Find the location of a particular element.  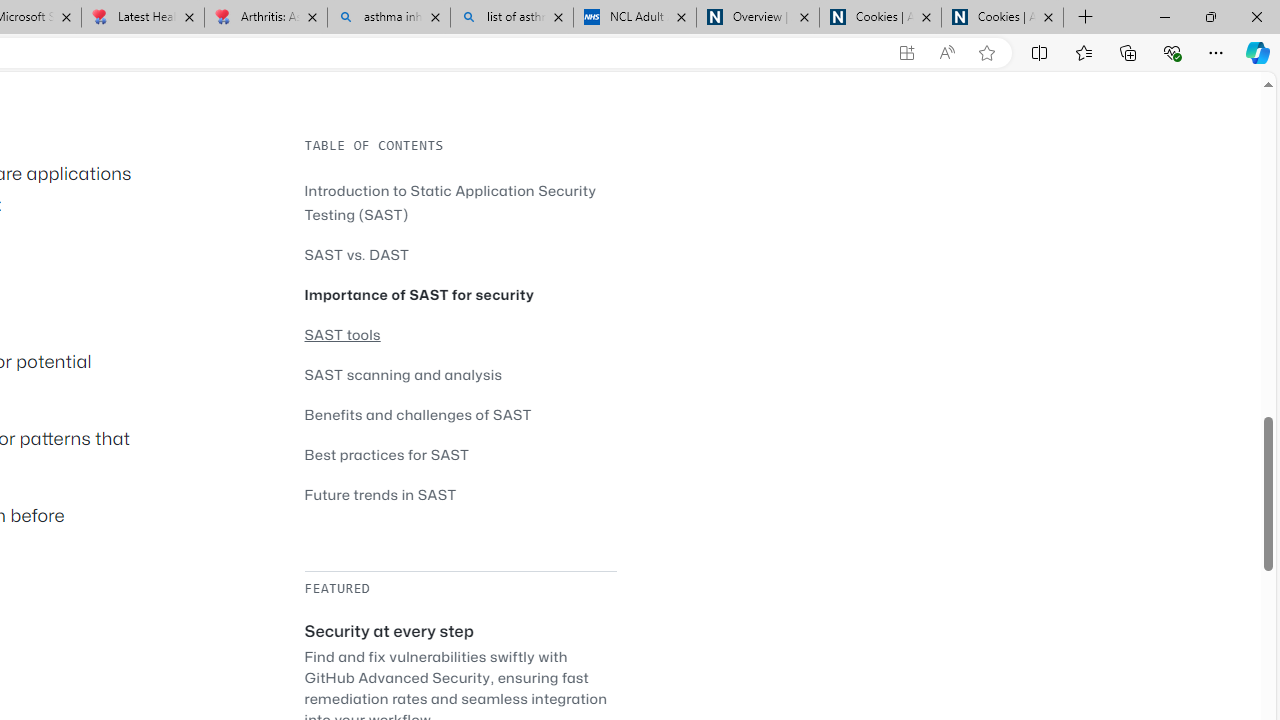

'NCL Adult Asthma Inhaler Choice Guideline' is located at coordinates (633, 17).